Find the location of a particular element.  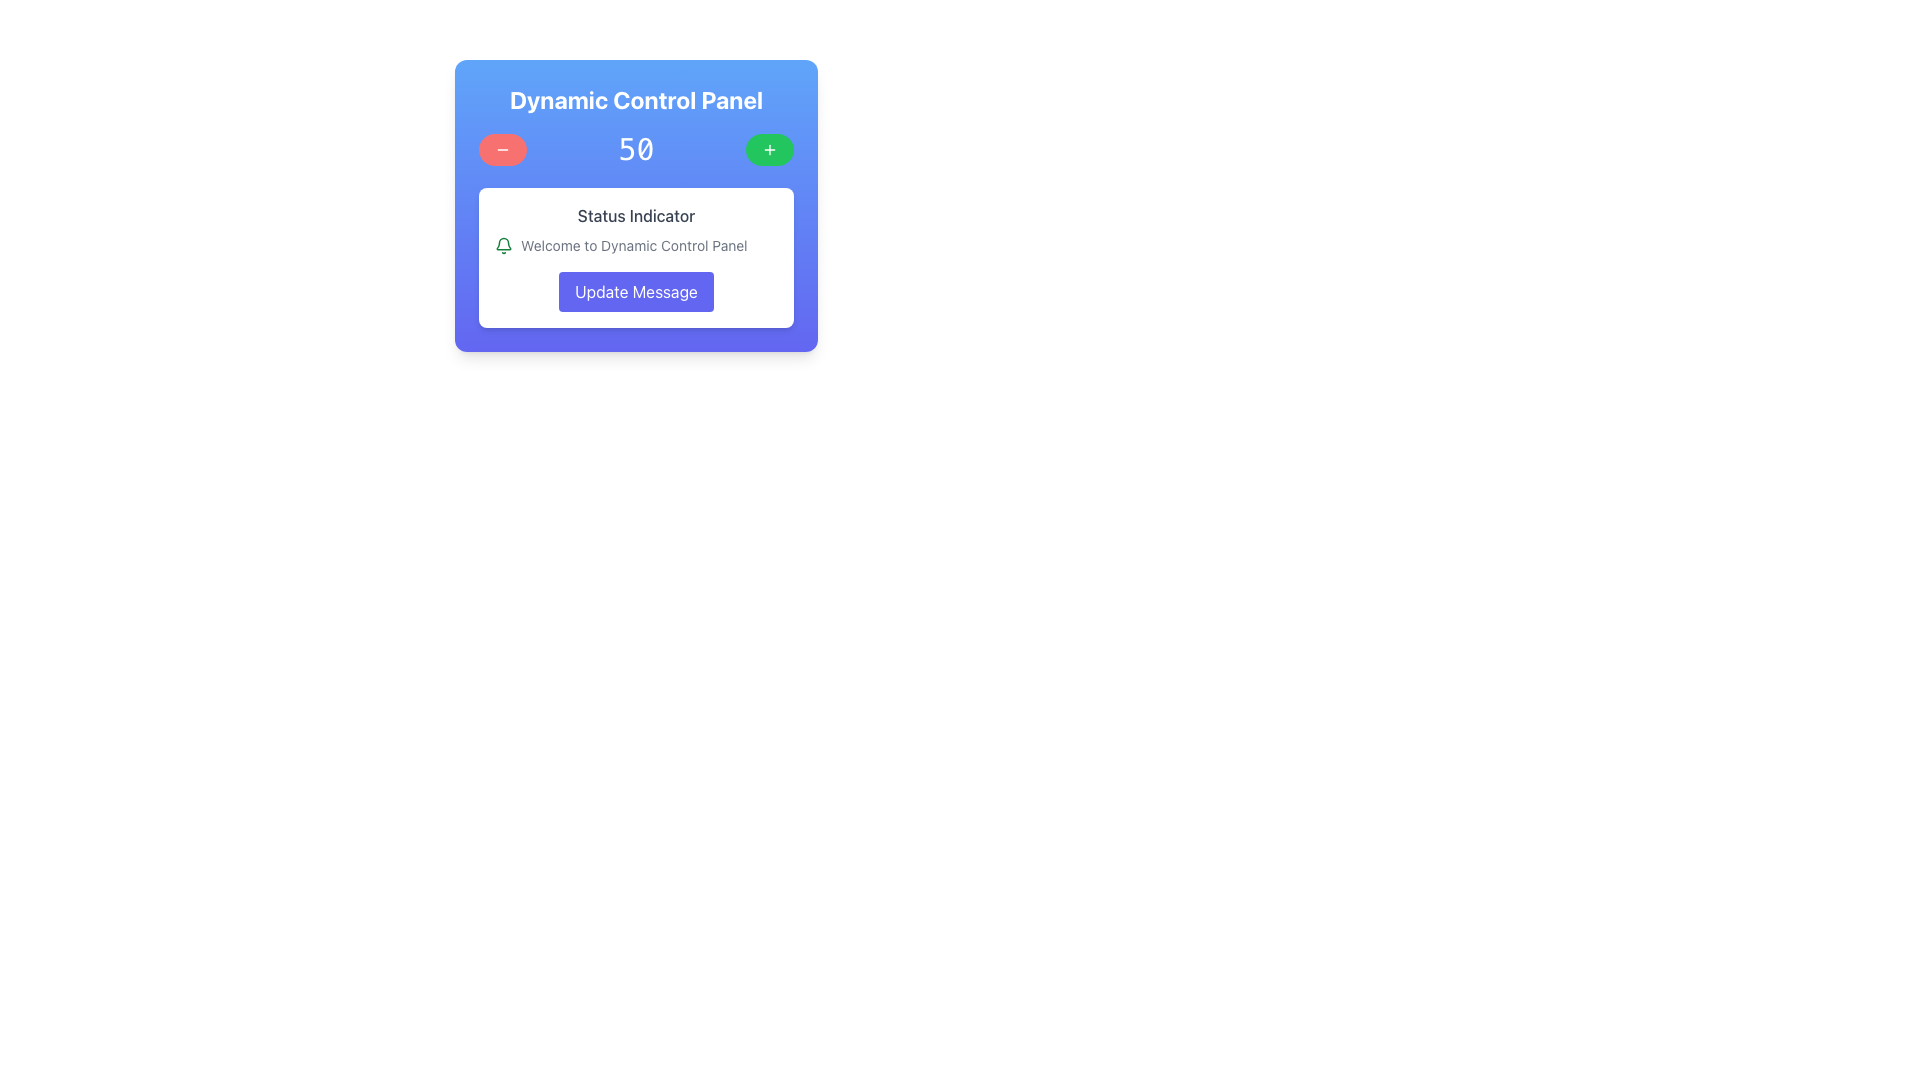

the increment button located to the right of the numeric display showing '50' is located at coordinates (768, 149).